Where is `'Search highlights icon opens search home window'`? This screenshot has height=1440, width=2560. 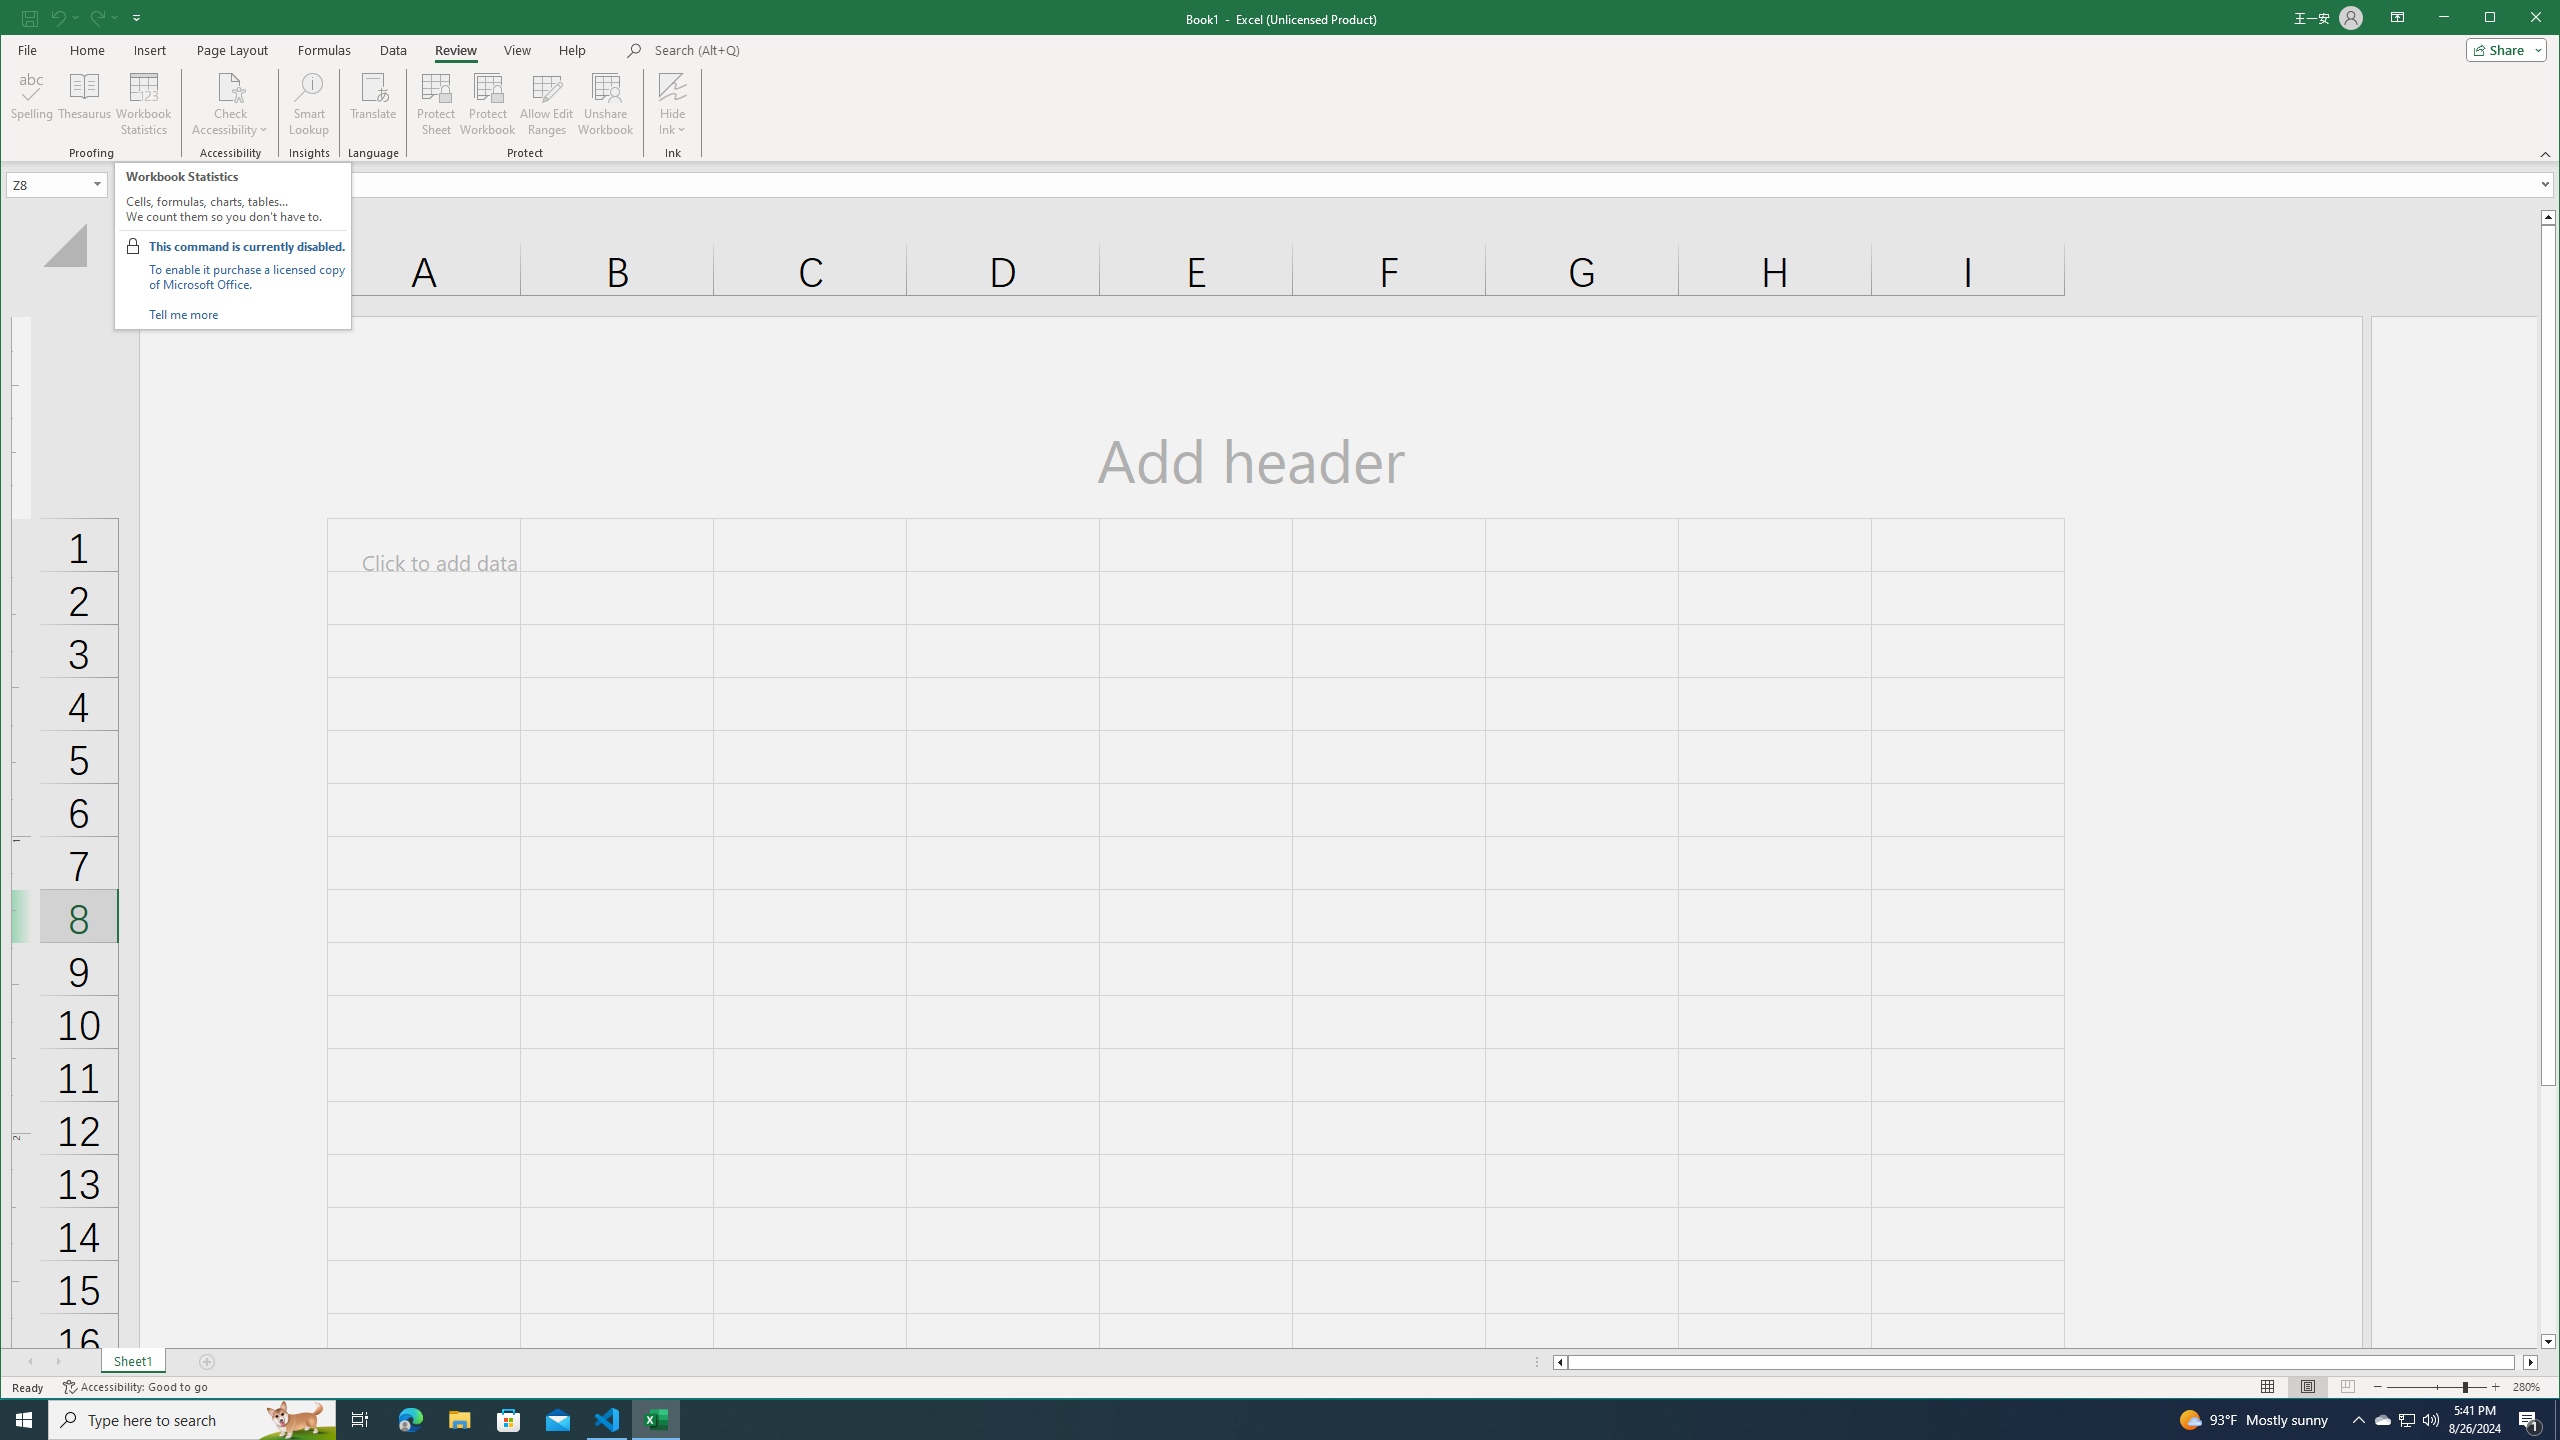 'Search highlights icon opens search home window' is located at coordinates (294, 1418).